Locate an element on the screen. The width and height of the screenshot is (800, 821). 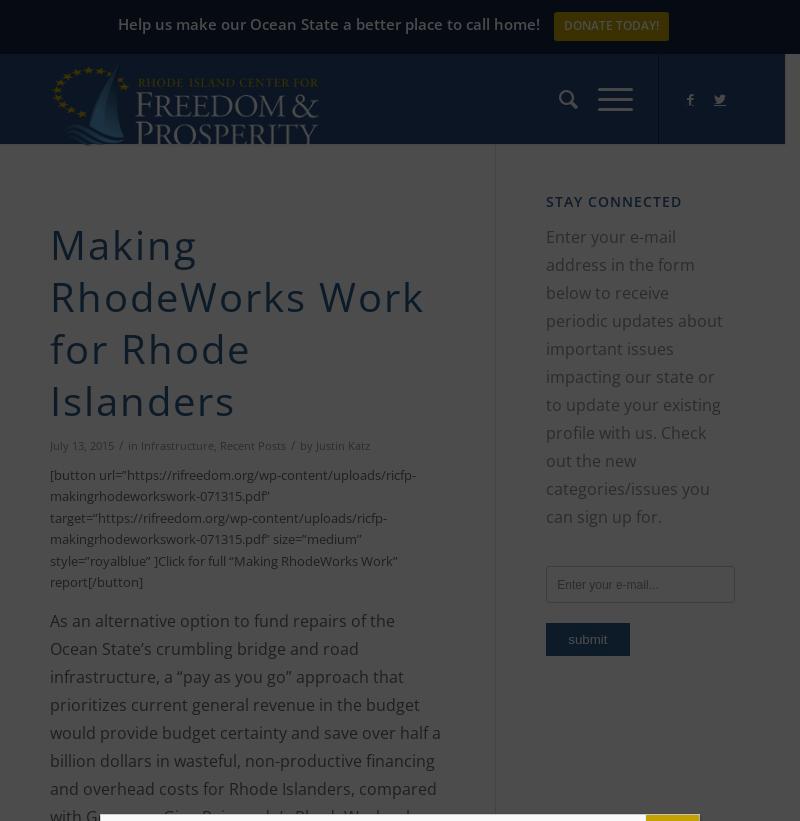
'by' is located at coordinates (307, 444).